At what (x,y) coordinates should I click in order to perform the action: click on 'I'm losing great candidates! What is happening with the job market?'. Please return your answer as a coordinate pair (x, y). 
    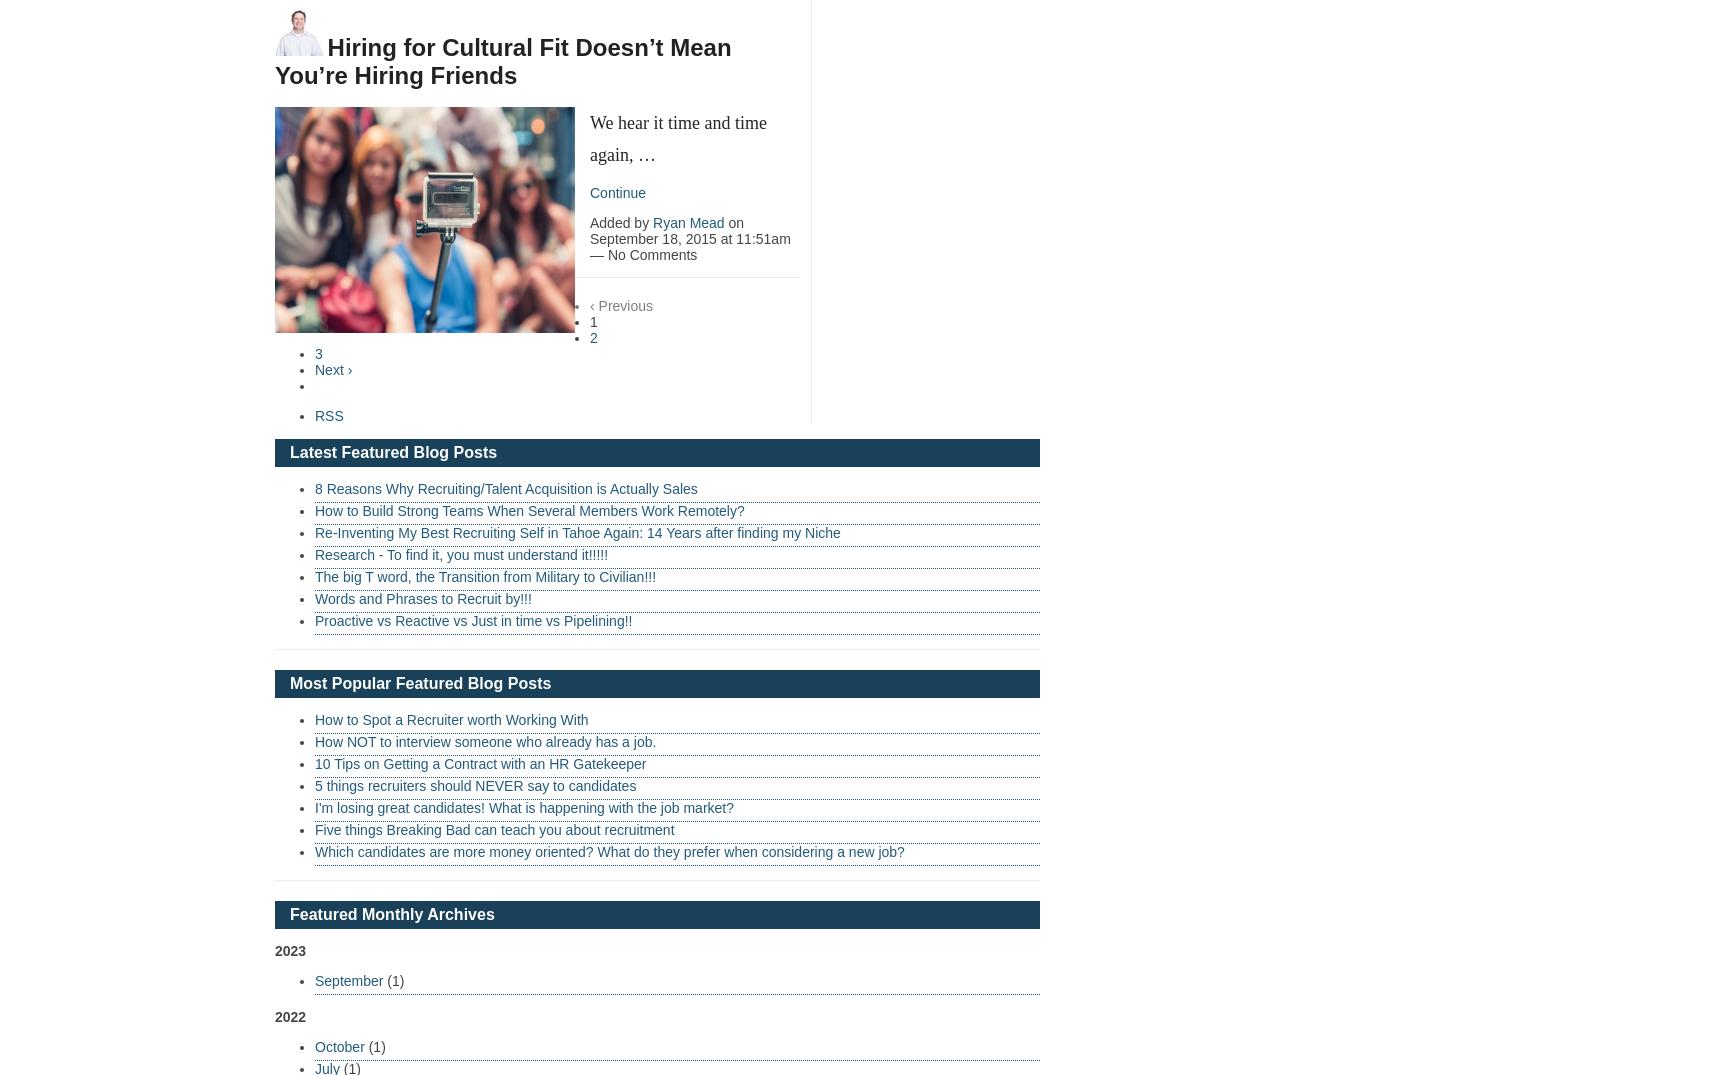
    Looking at the image, I should click on (524, 806).